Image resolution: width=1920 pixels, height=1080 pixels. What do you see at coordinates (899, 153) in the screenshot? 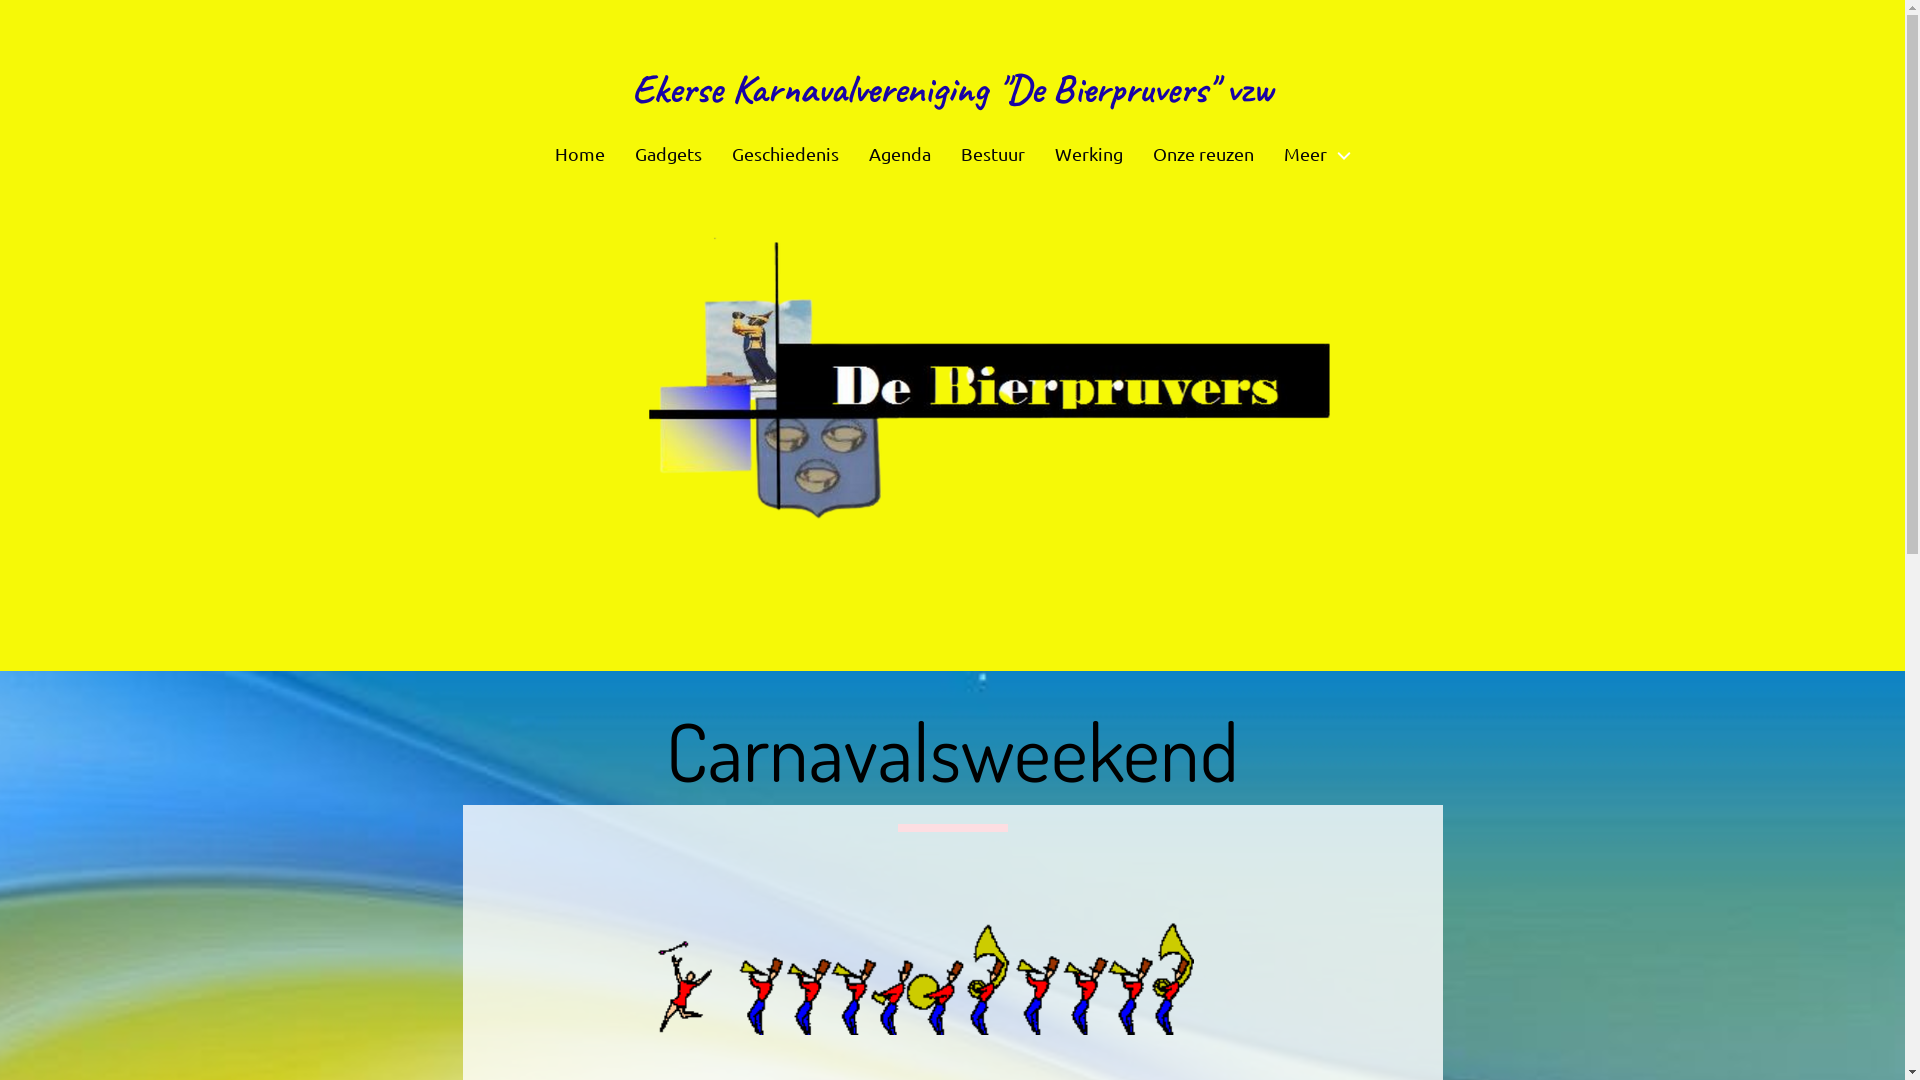
I see `'Agenda'` at bounding box center [899, 153].